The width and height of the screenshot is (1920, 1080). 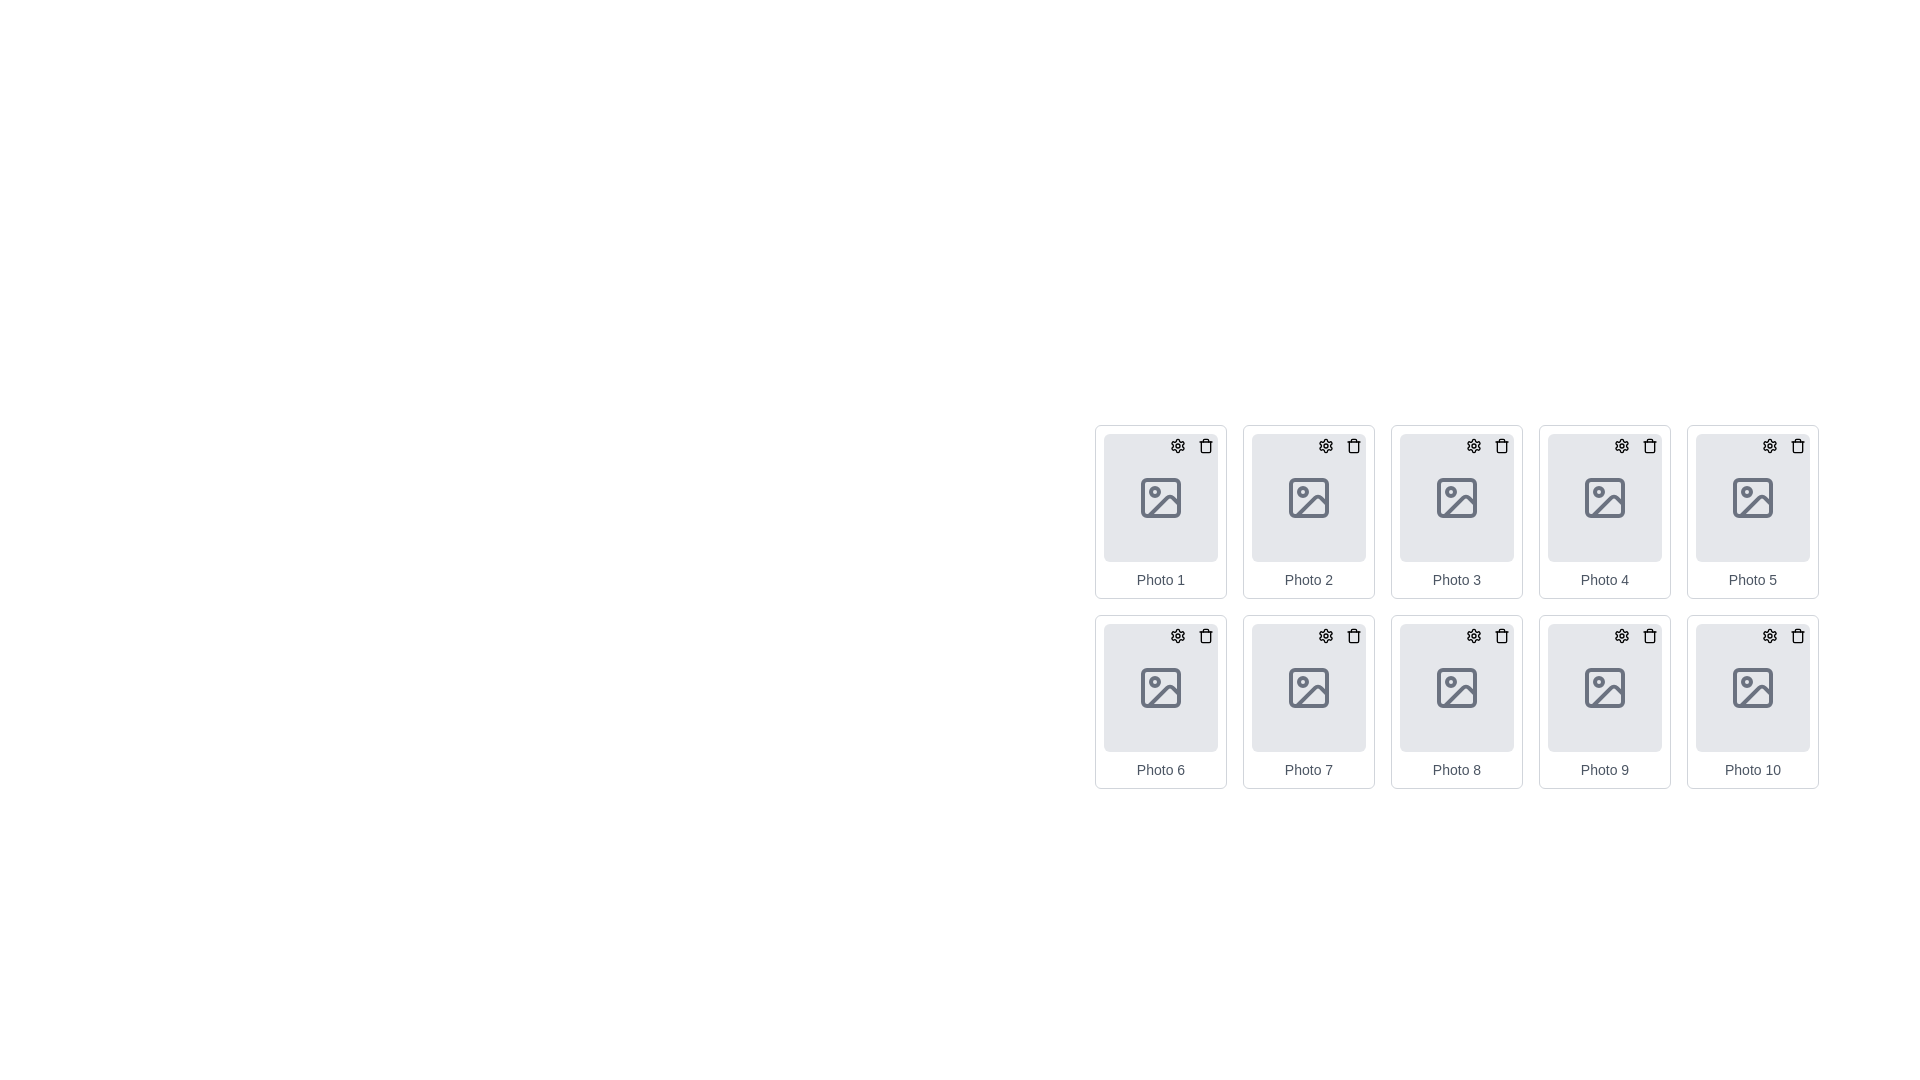 I want to click on the gear icon in the Settings and action group located in the top-right corner of the 'Photo 8' card, so click(x=1488, y=636).